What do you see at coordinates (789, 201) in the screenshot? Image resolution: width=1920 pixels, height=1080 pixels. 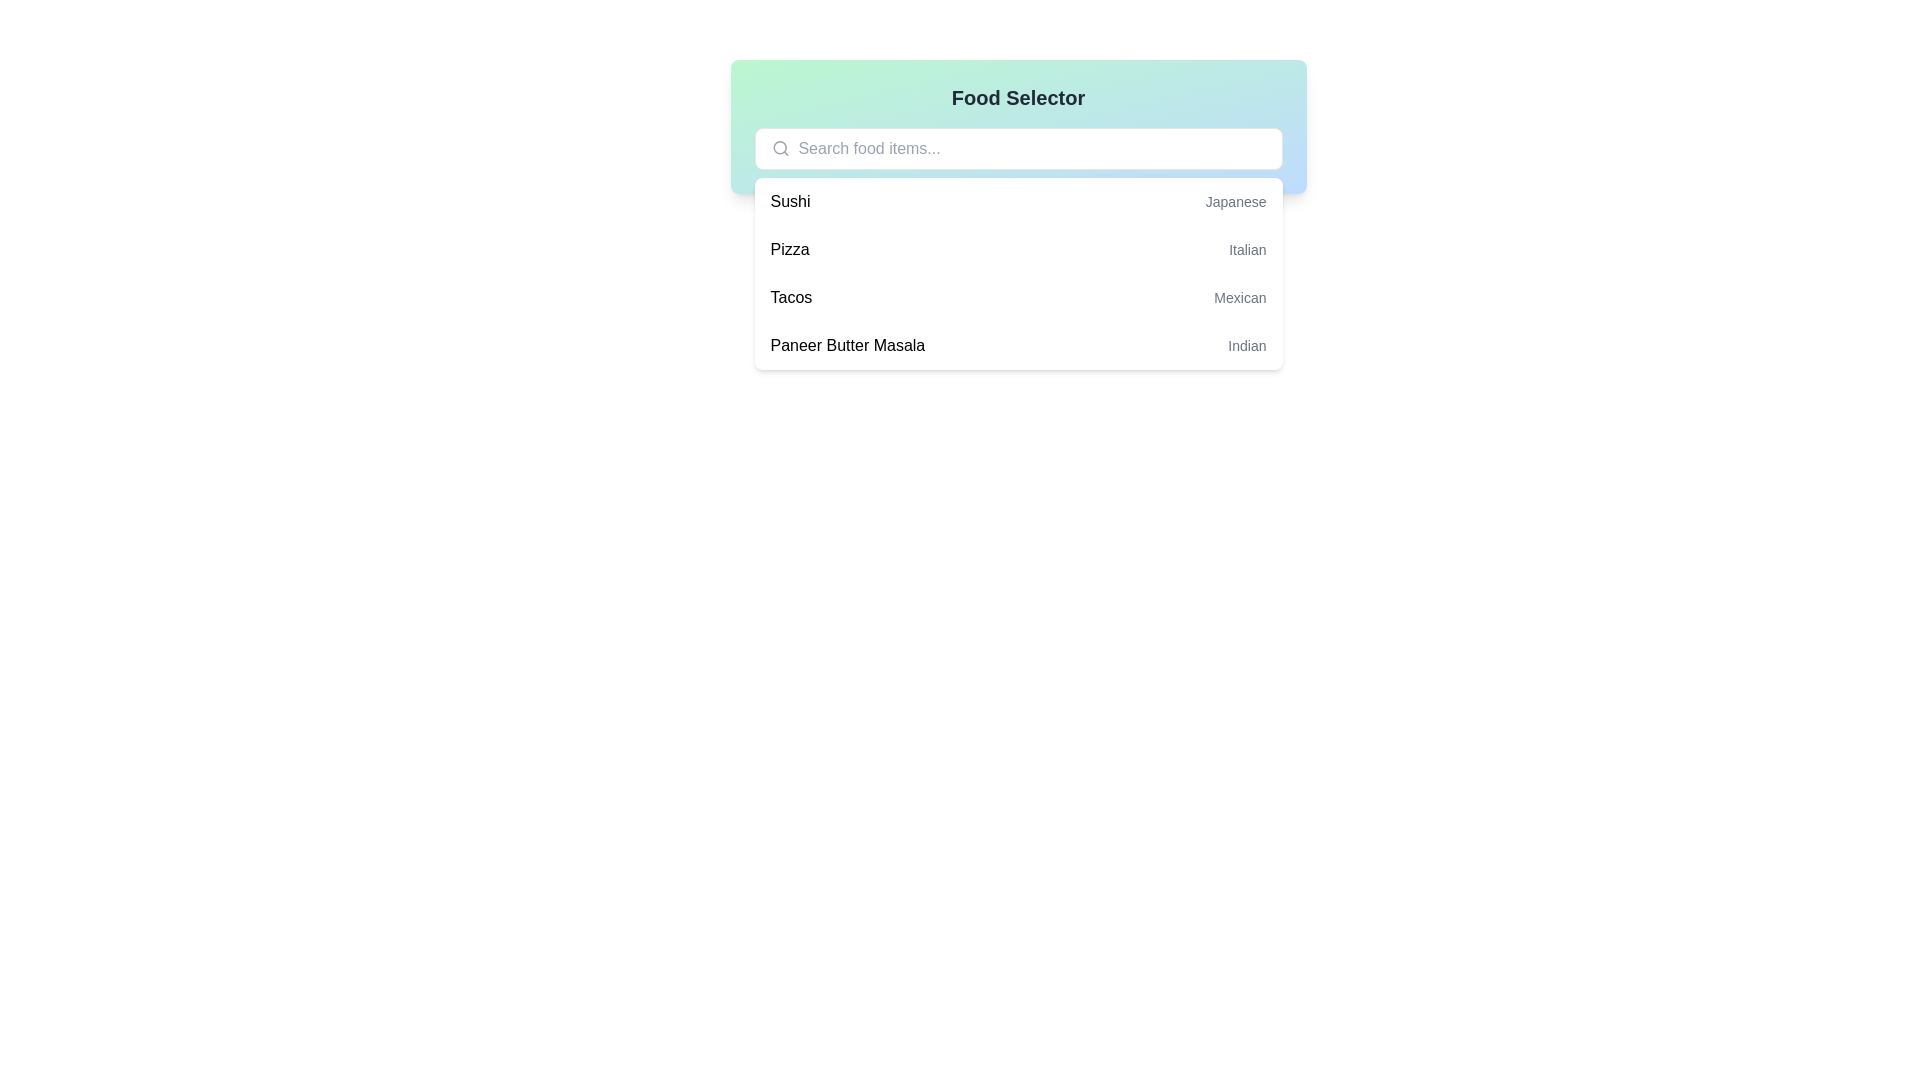 I see `the 'Sushi' text label in the food menu dropdown, which is the first selectable option, positioned left-aligned next to the 'Japanese' label` at bounding box center [789, 201].